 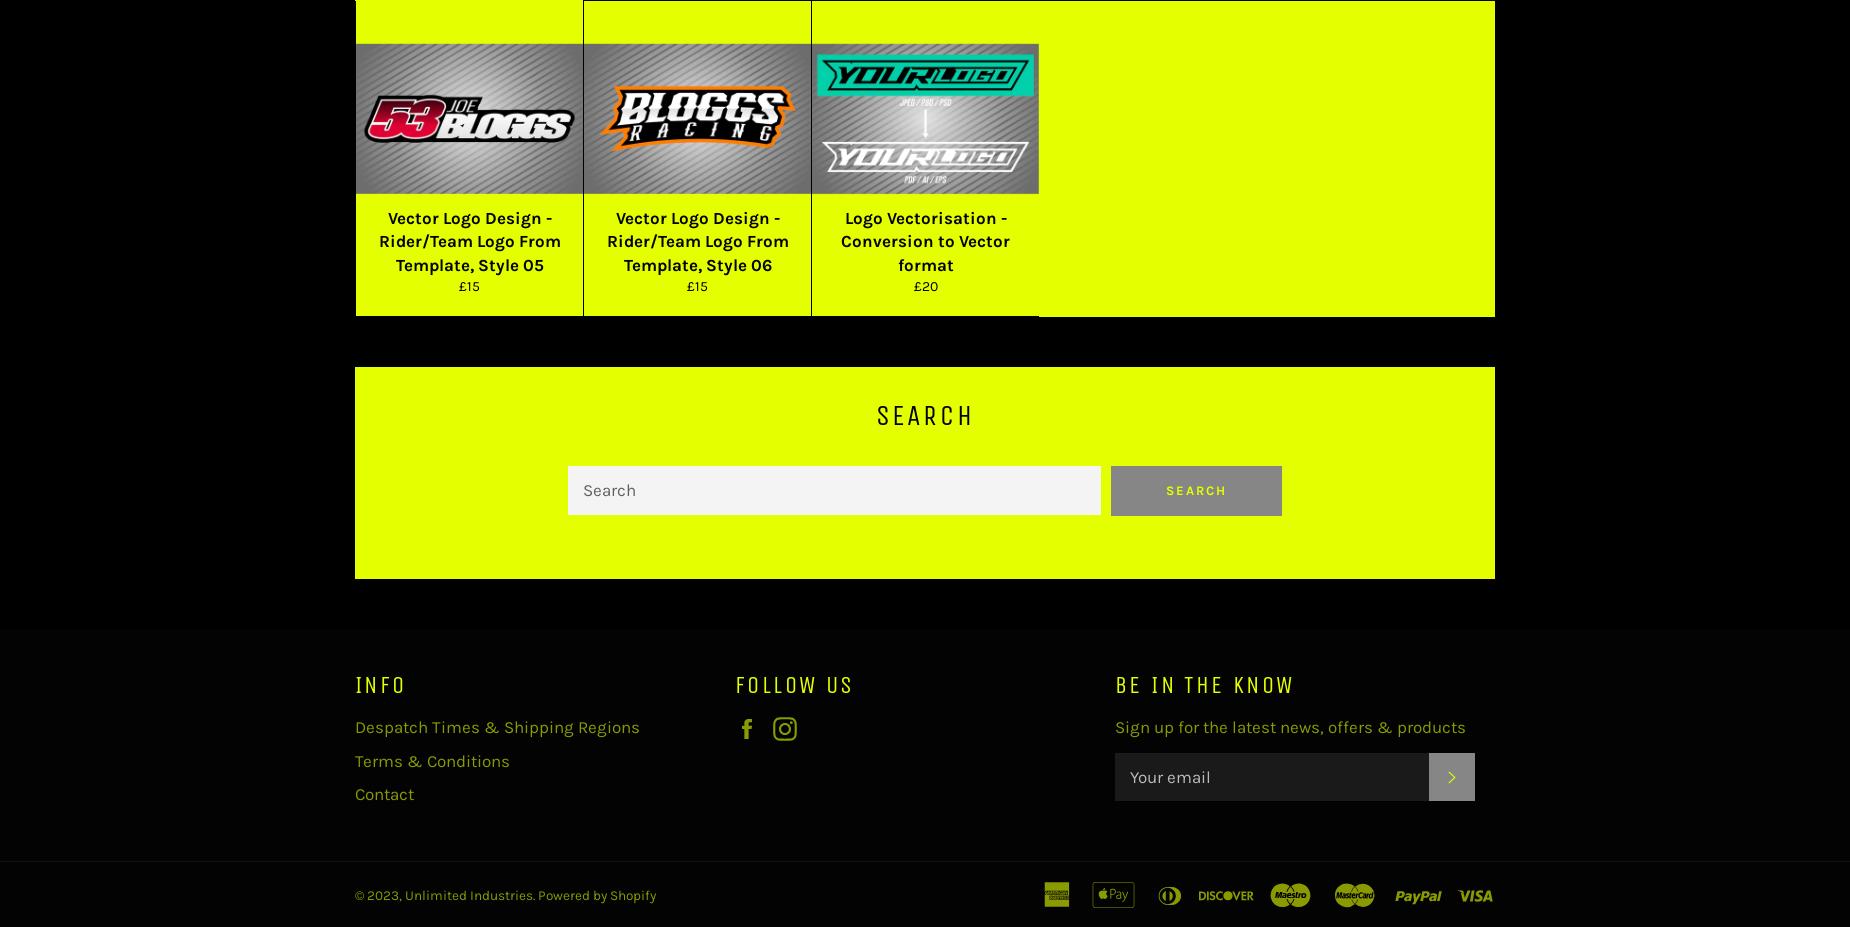 I want to click on 'Contact', so click(x=383, y=793).